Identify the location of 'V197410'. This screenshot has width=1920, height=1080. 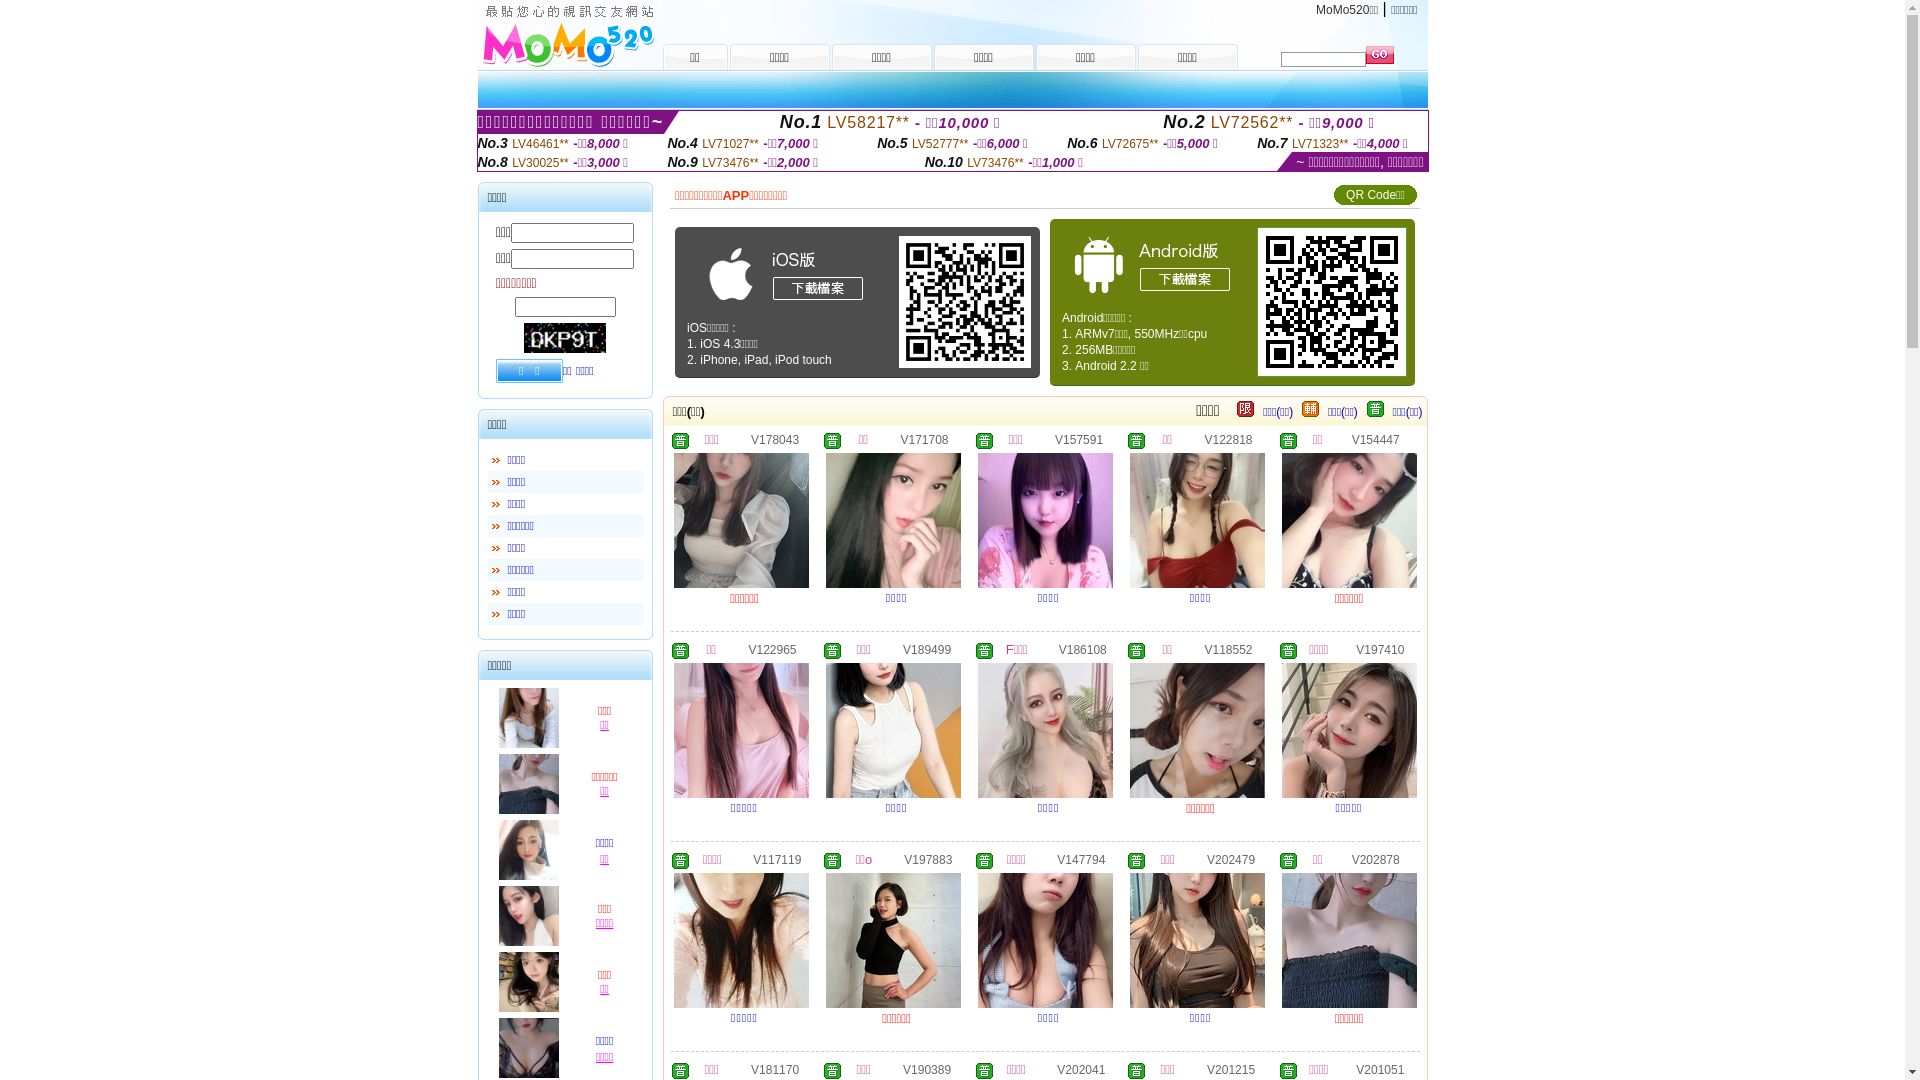
(1379, 648).